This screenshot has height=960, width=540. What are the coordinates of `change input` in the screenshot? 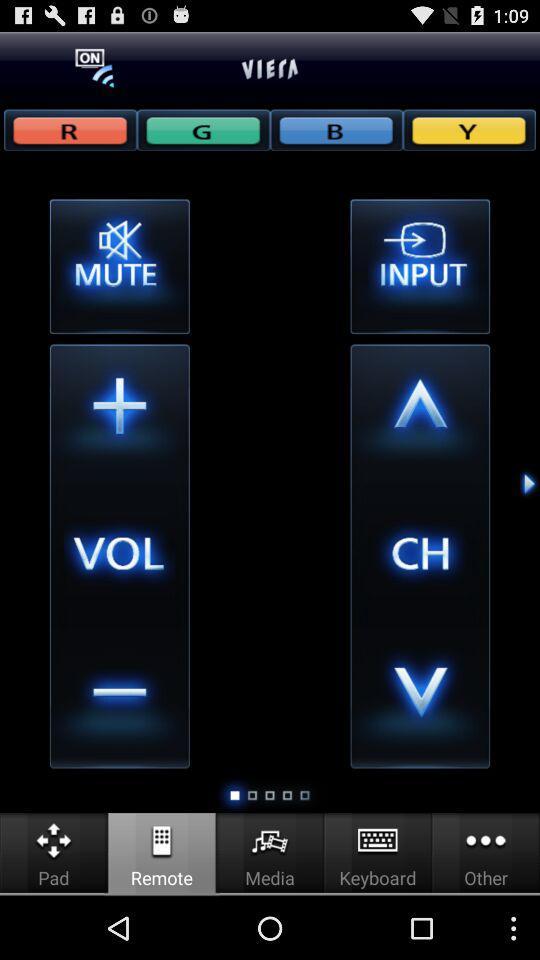 It's located at (419, 265).